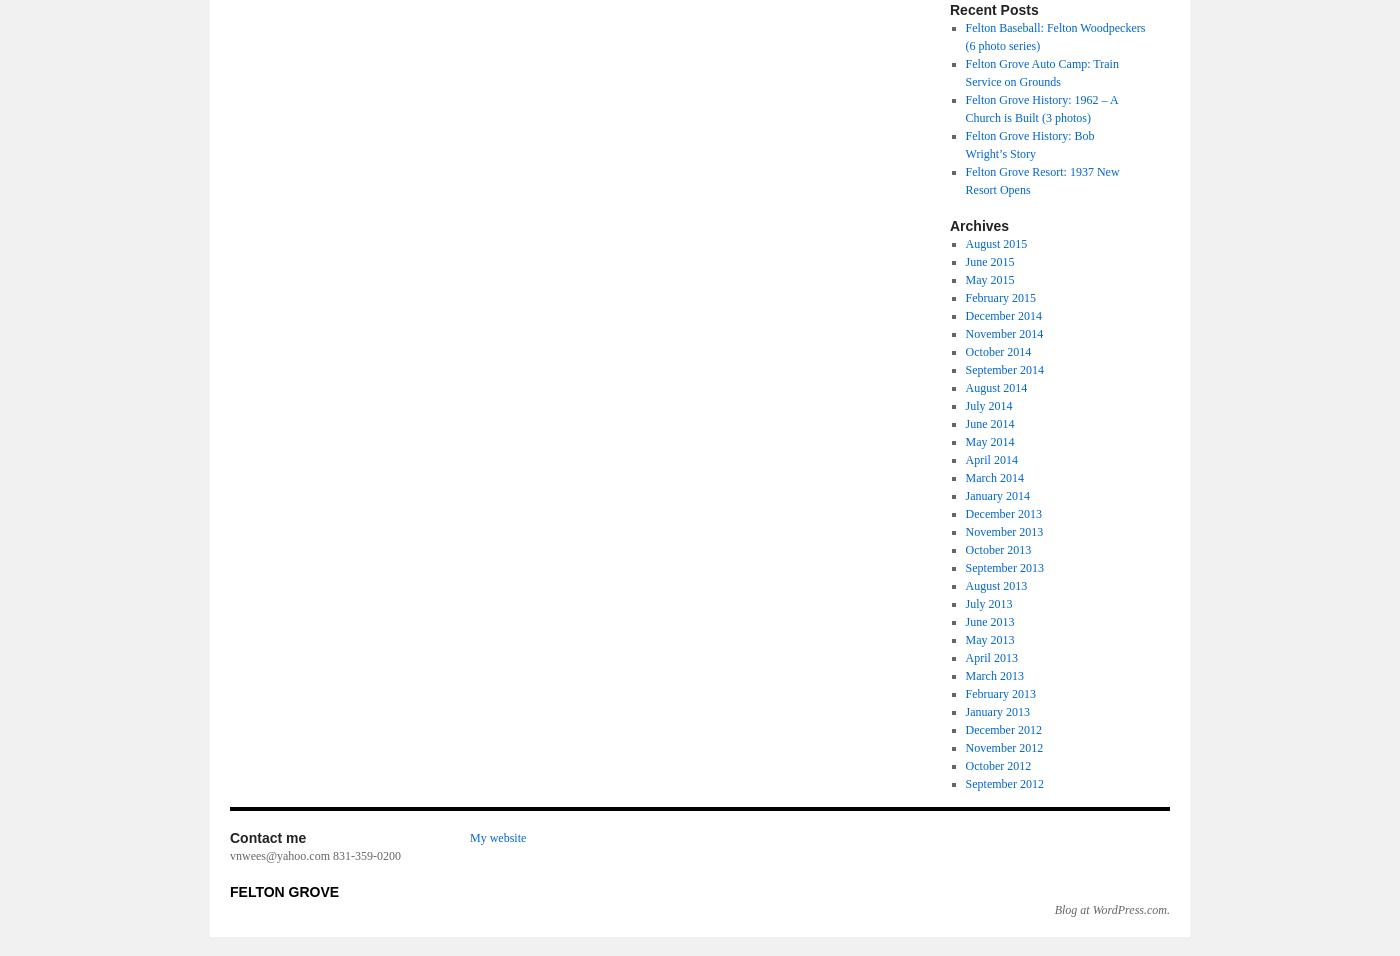 The image size is (1400, 956). I want to click on 'October 2012', so click(998, 765).